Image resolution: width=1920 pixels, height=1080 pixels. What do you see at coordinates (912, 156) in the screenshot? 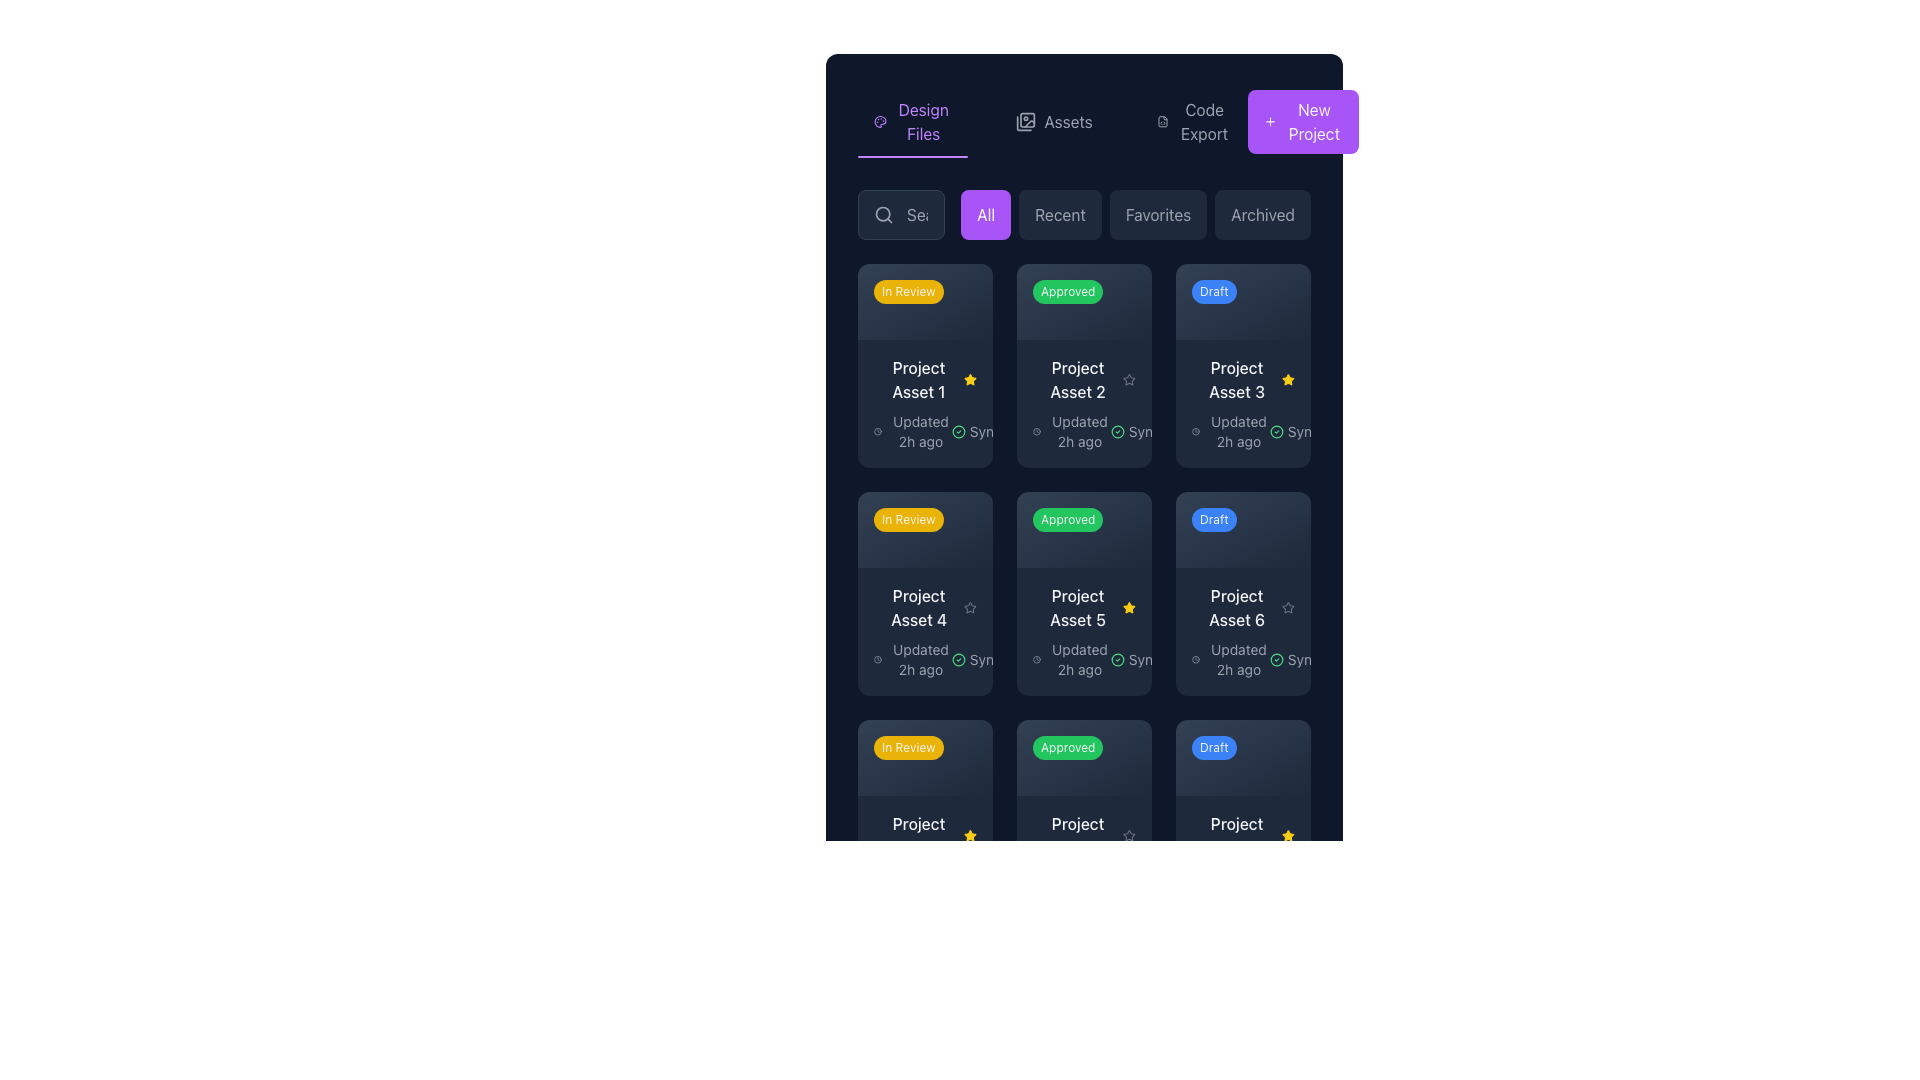
I see `the purple horizontal line indicator located at the bottom of the 'Design Files' navigation item` at bounding box center [912, 156].